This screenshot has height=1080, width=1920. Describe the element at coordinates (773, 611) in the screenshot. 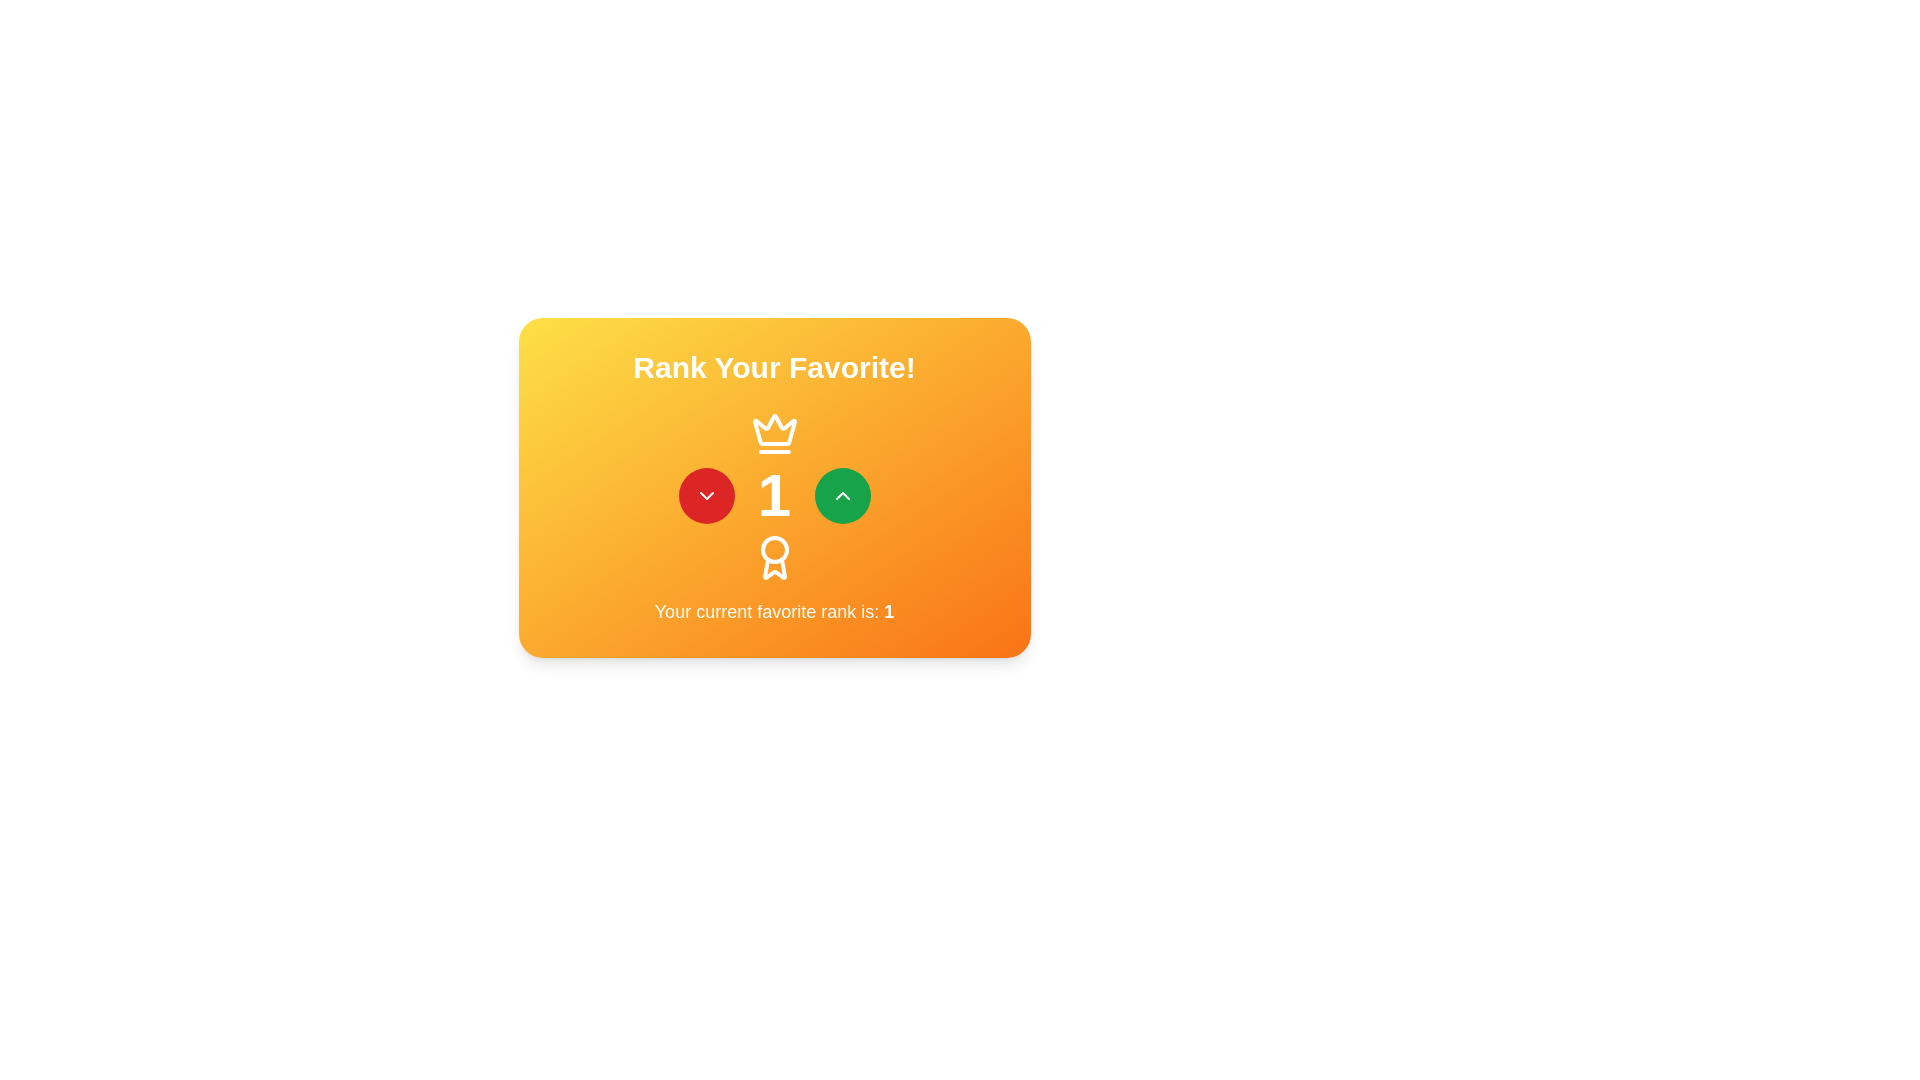

I see `the static text display that shows the current favorite rank of the user, located at the bottom center of a section with a gradient orange background` at that location.